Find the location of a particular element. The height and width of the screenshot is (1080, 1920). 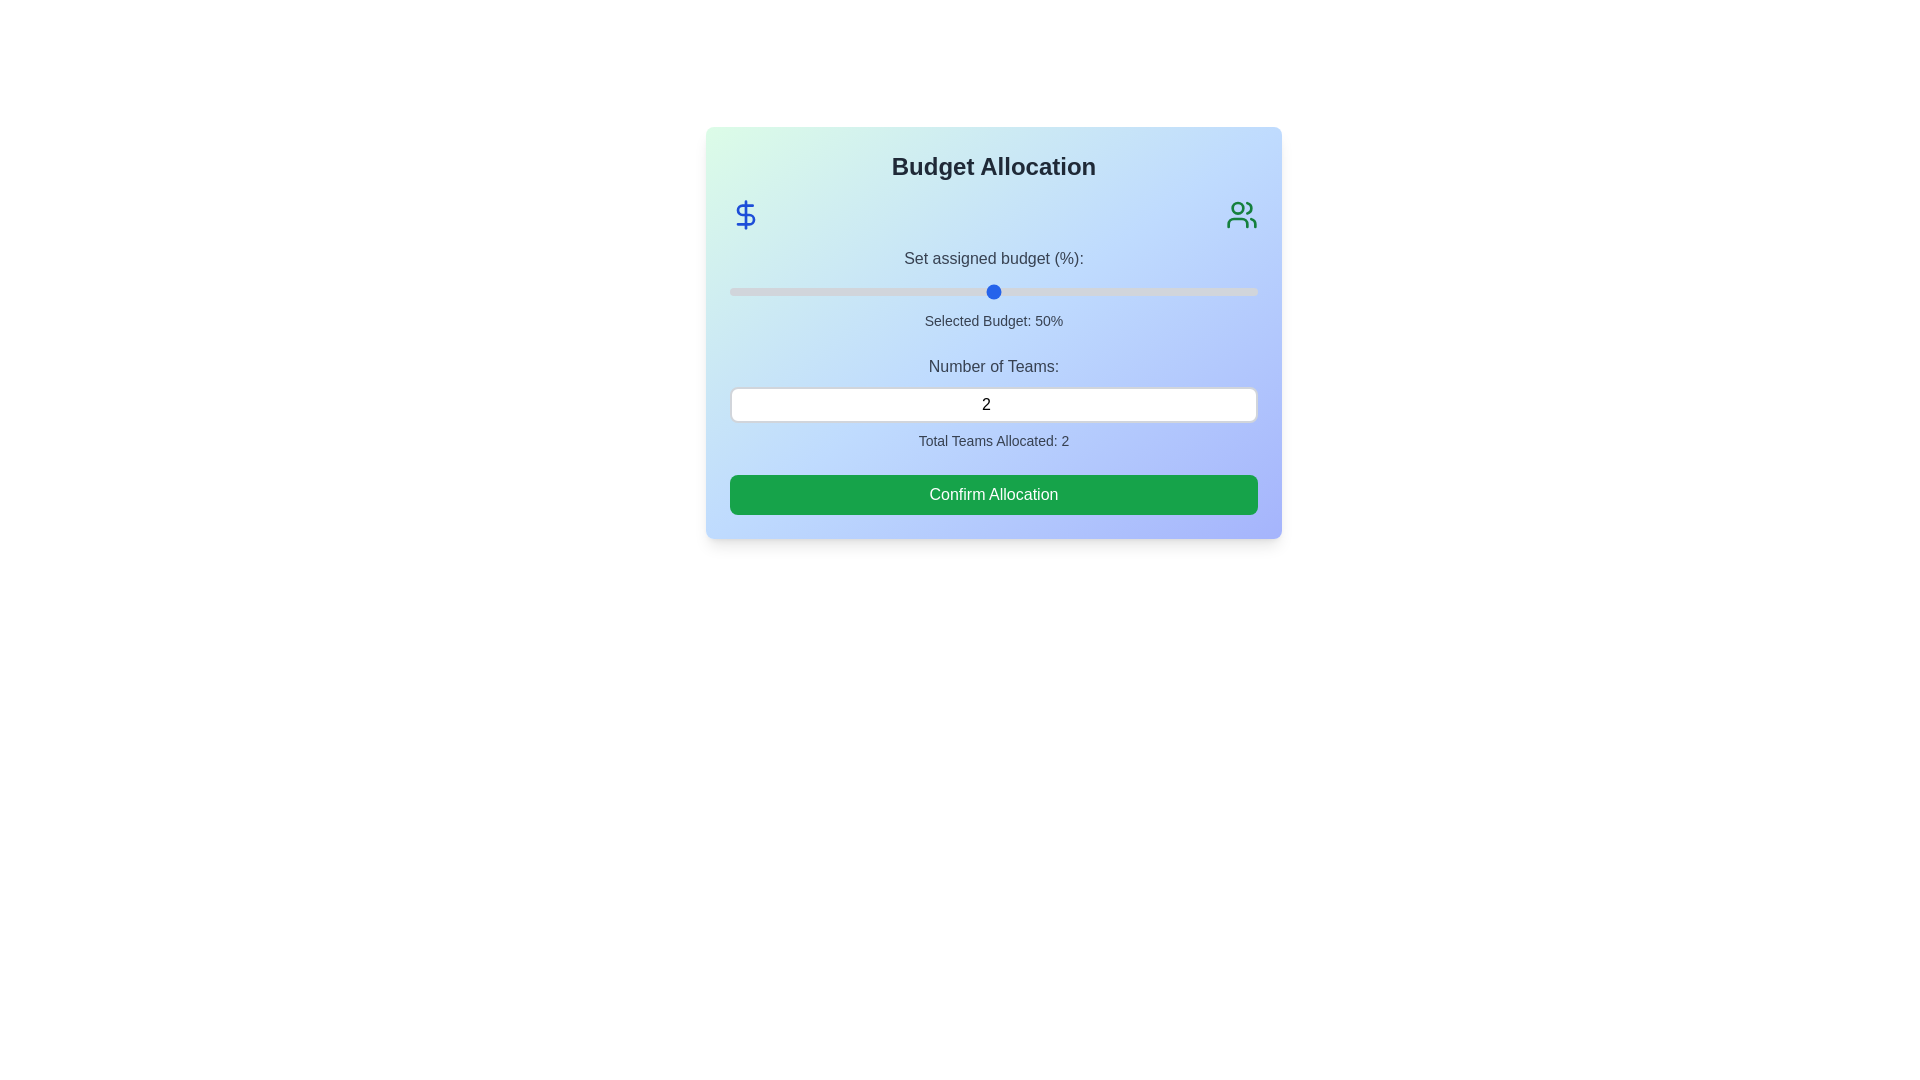

the 'Confirm Allocation' button to finalize the allocation is located at coordinates (993, 494).